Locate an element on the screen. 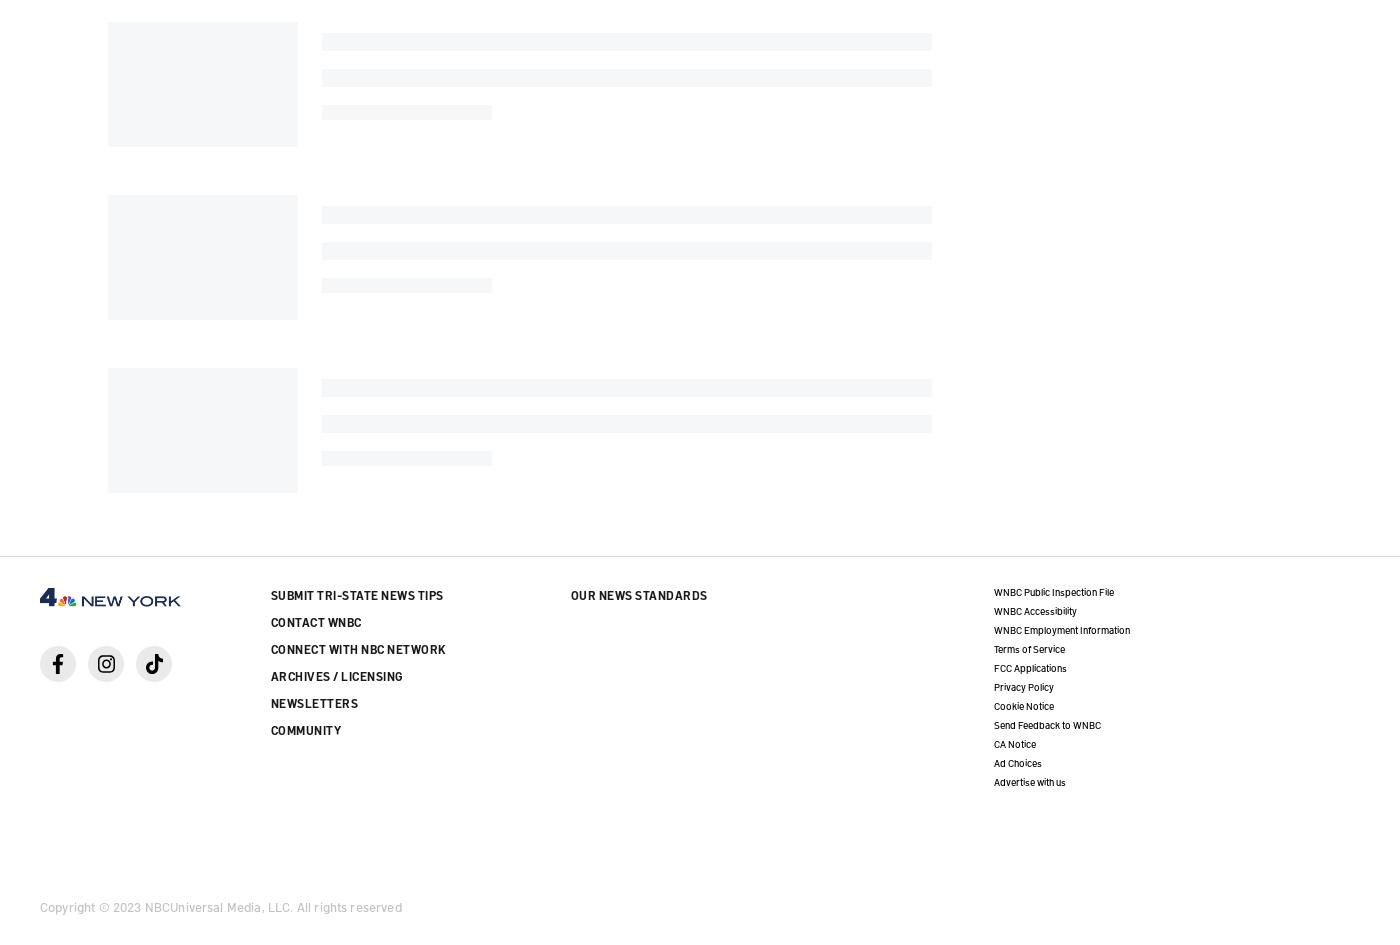  'WNBC Employment Information' is located at coordinates (1061, 627).